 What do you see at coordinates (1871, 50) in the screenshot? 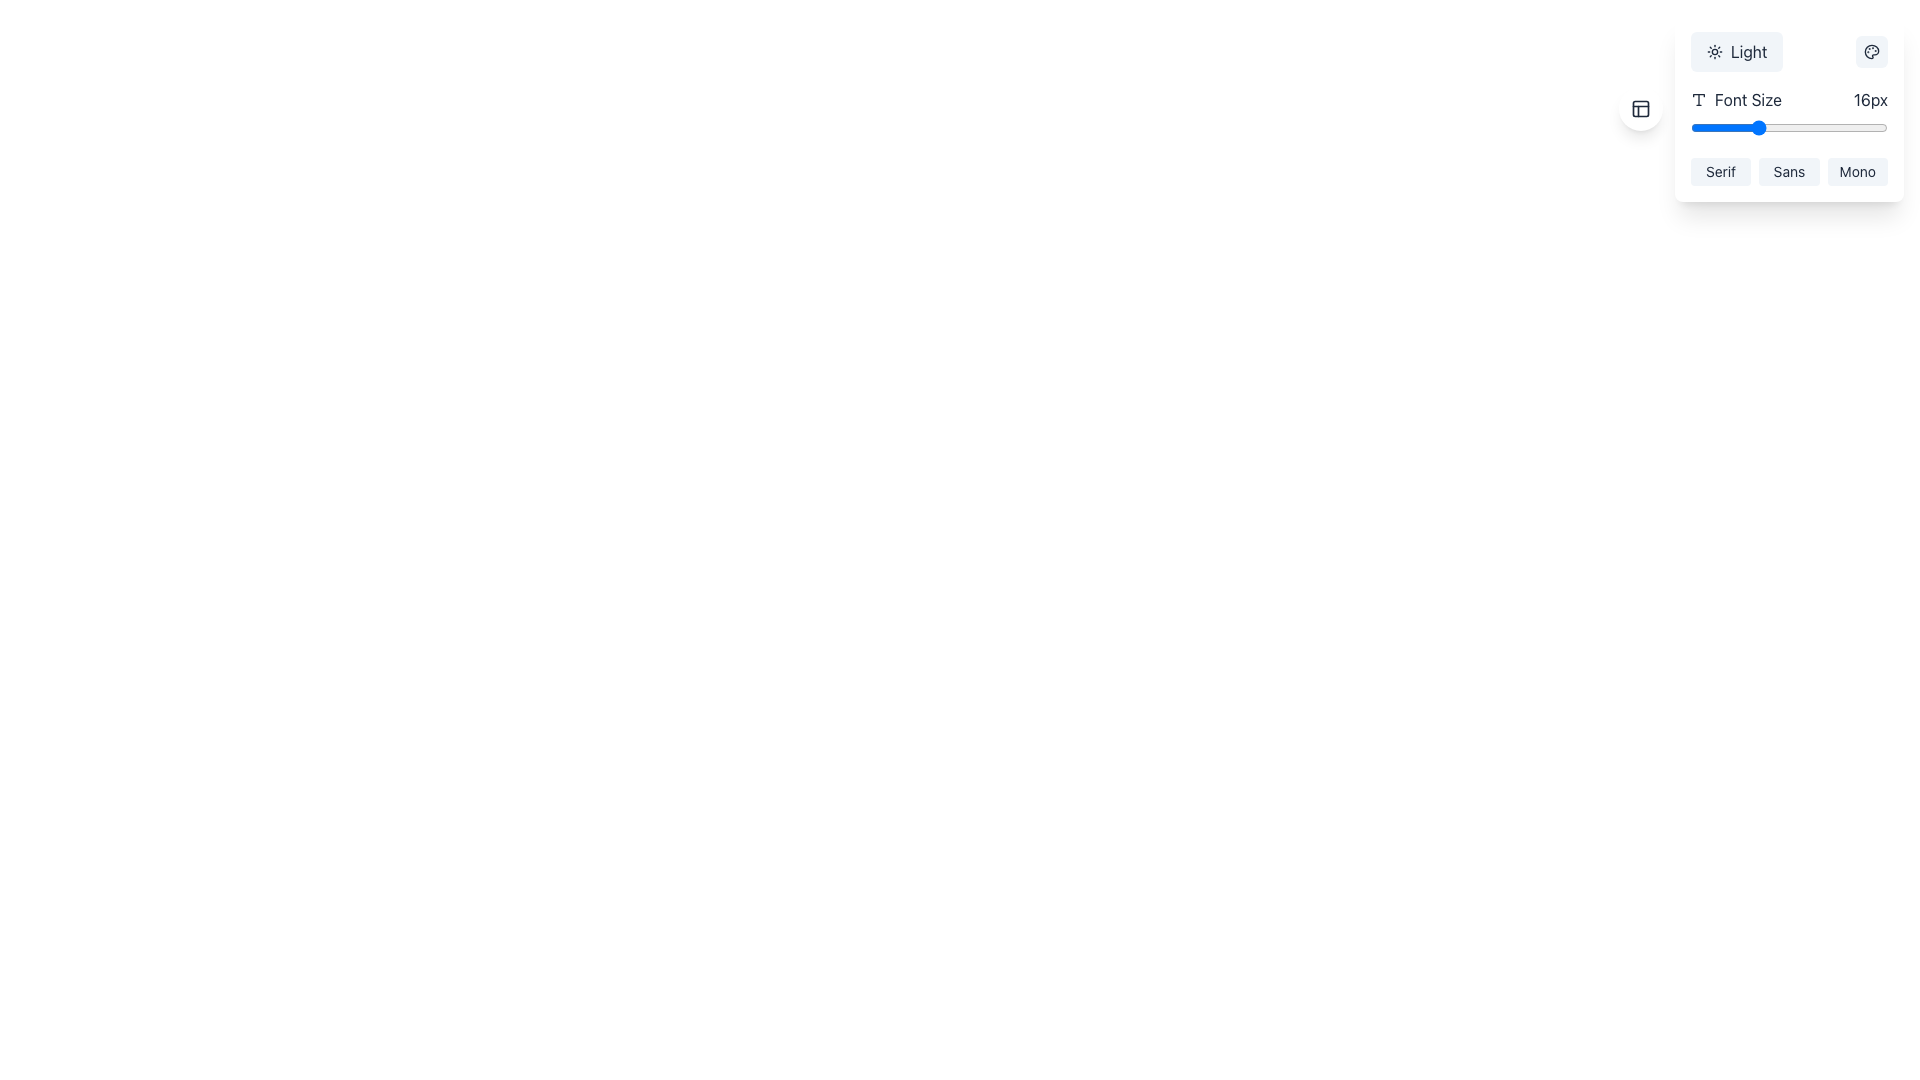
I see `the painter's palette icon located in the top-right corner of the popup interface` at bounding box center [1871, 50].